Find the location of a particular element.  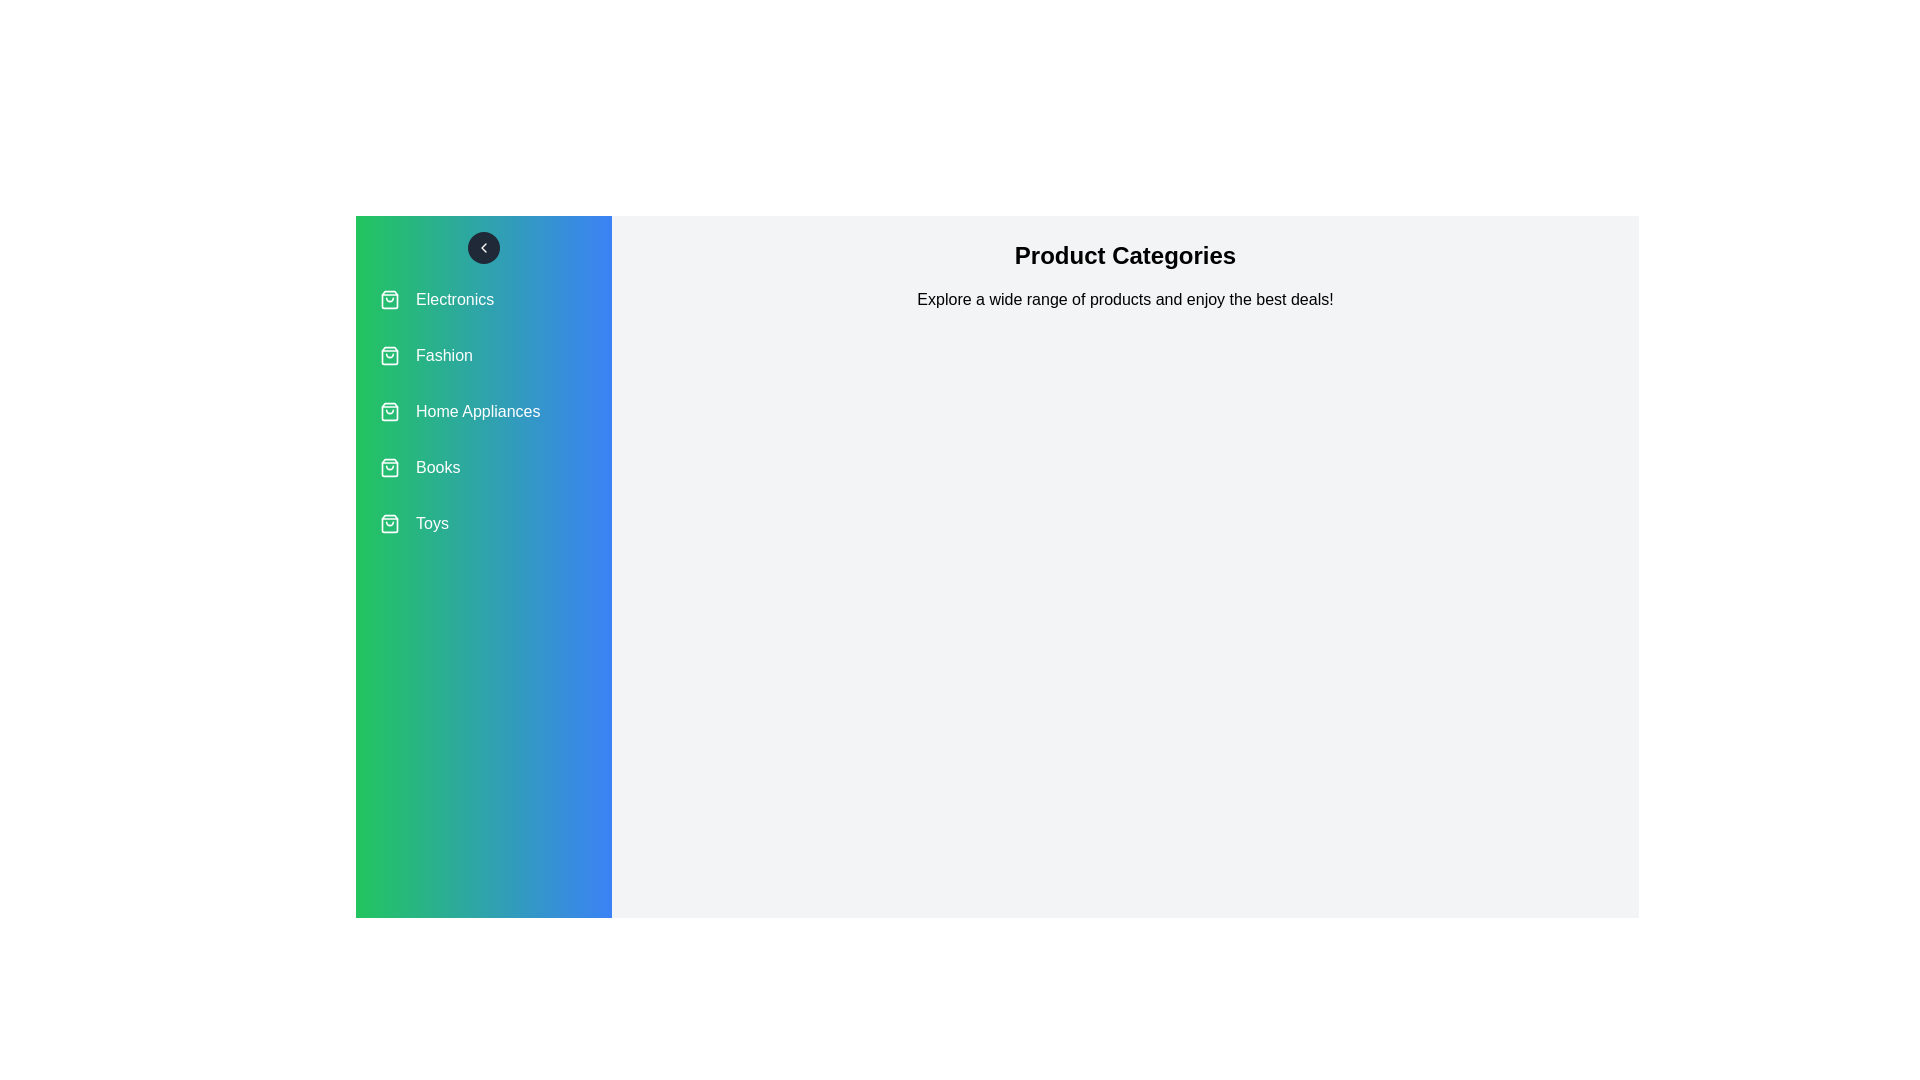

the icon associated with the category Books is located at coordinates (389, 467).